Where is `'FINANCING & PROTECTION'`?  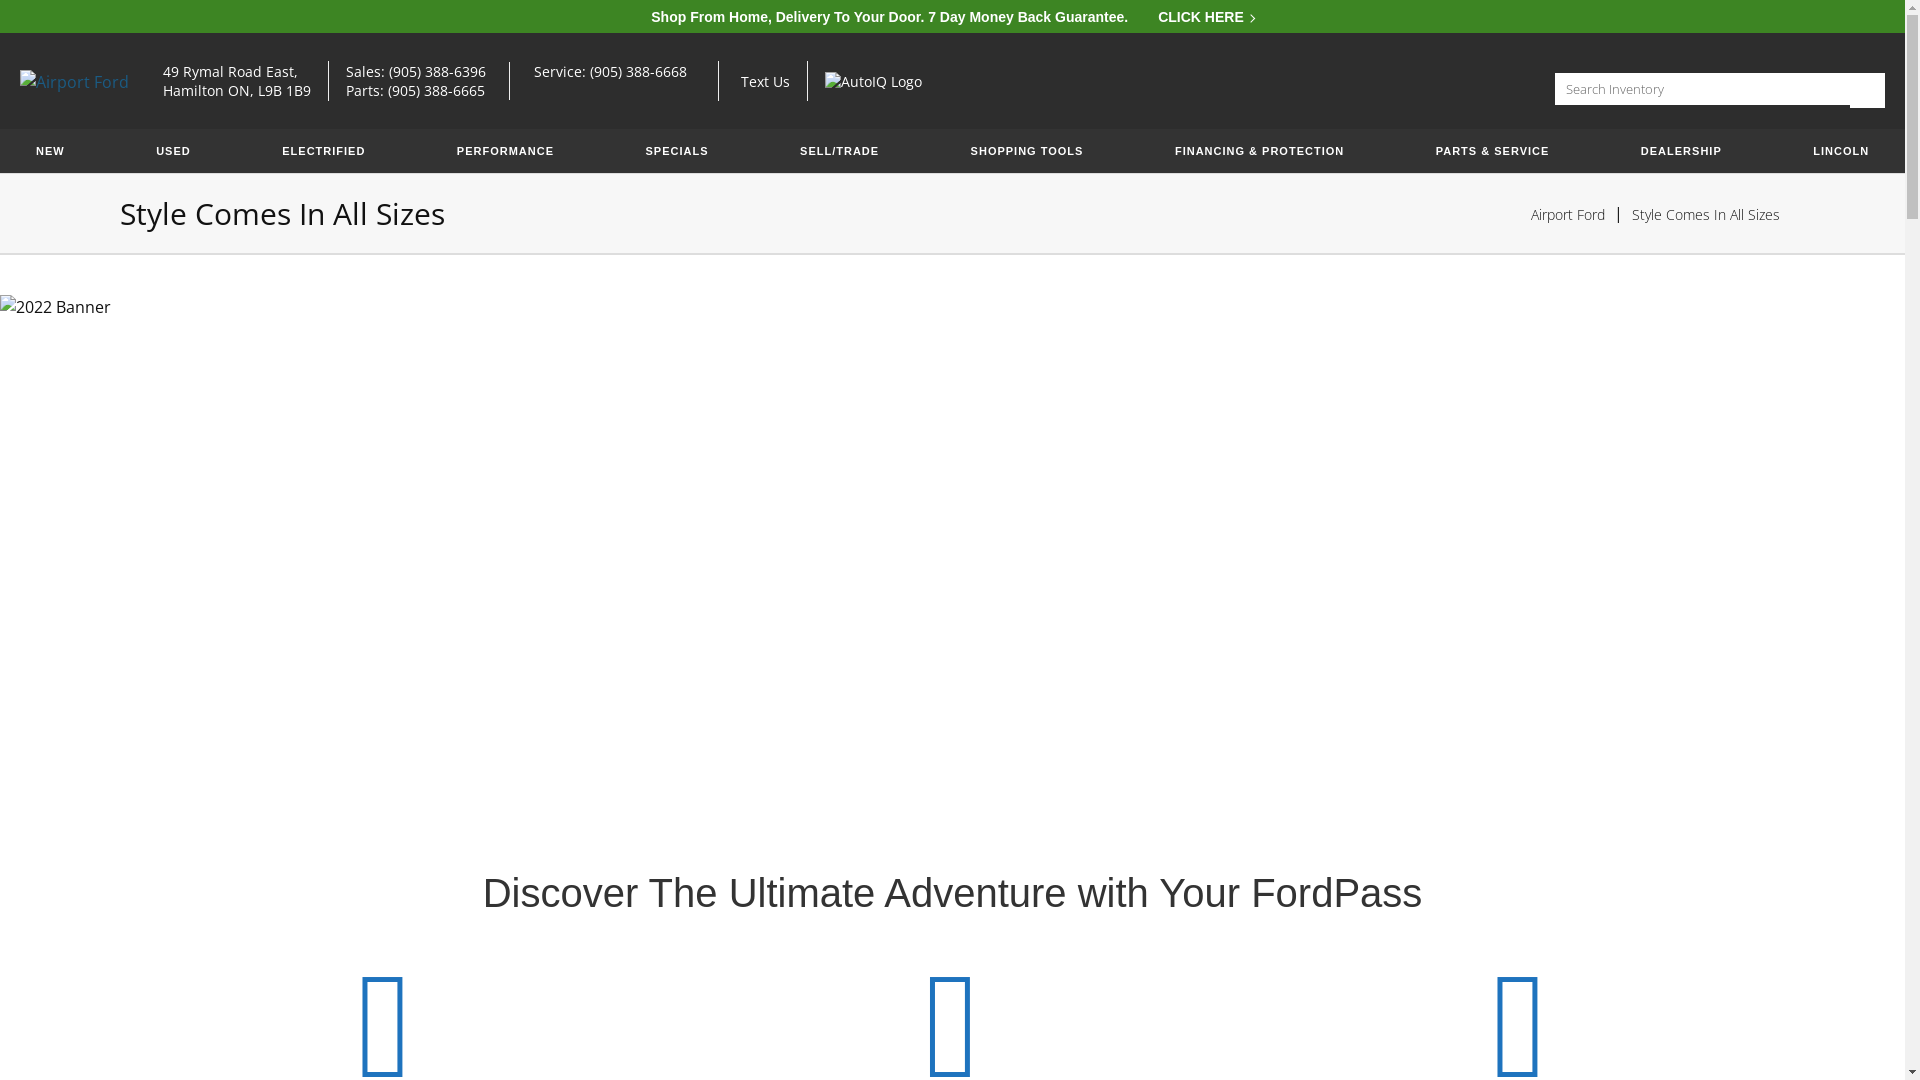 'FINANCING & PROTECTION' is located at coordinates (1258, 150).